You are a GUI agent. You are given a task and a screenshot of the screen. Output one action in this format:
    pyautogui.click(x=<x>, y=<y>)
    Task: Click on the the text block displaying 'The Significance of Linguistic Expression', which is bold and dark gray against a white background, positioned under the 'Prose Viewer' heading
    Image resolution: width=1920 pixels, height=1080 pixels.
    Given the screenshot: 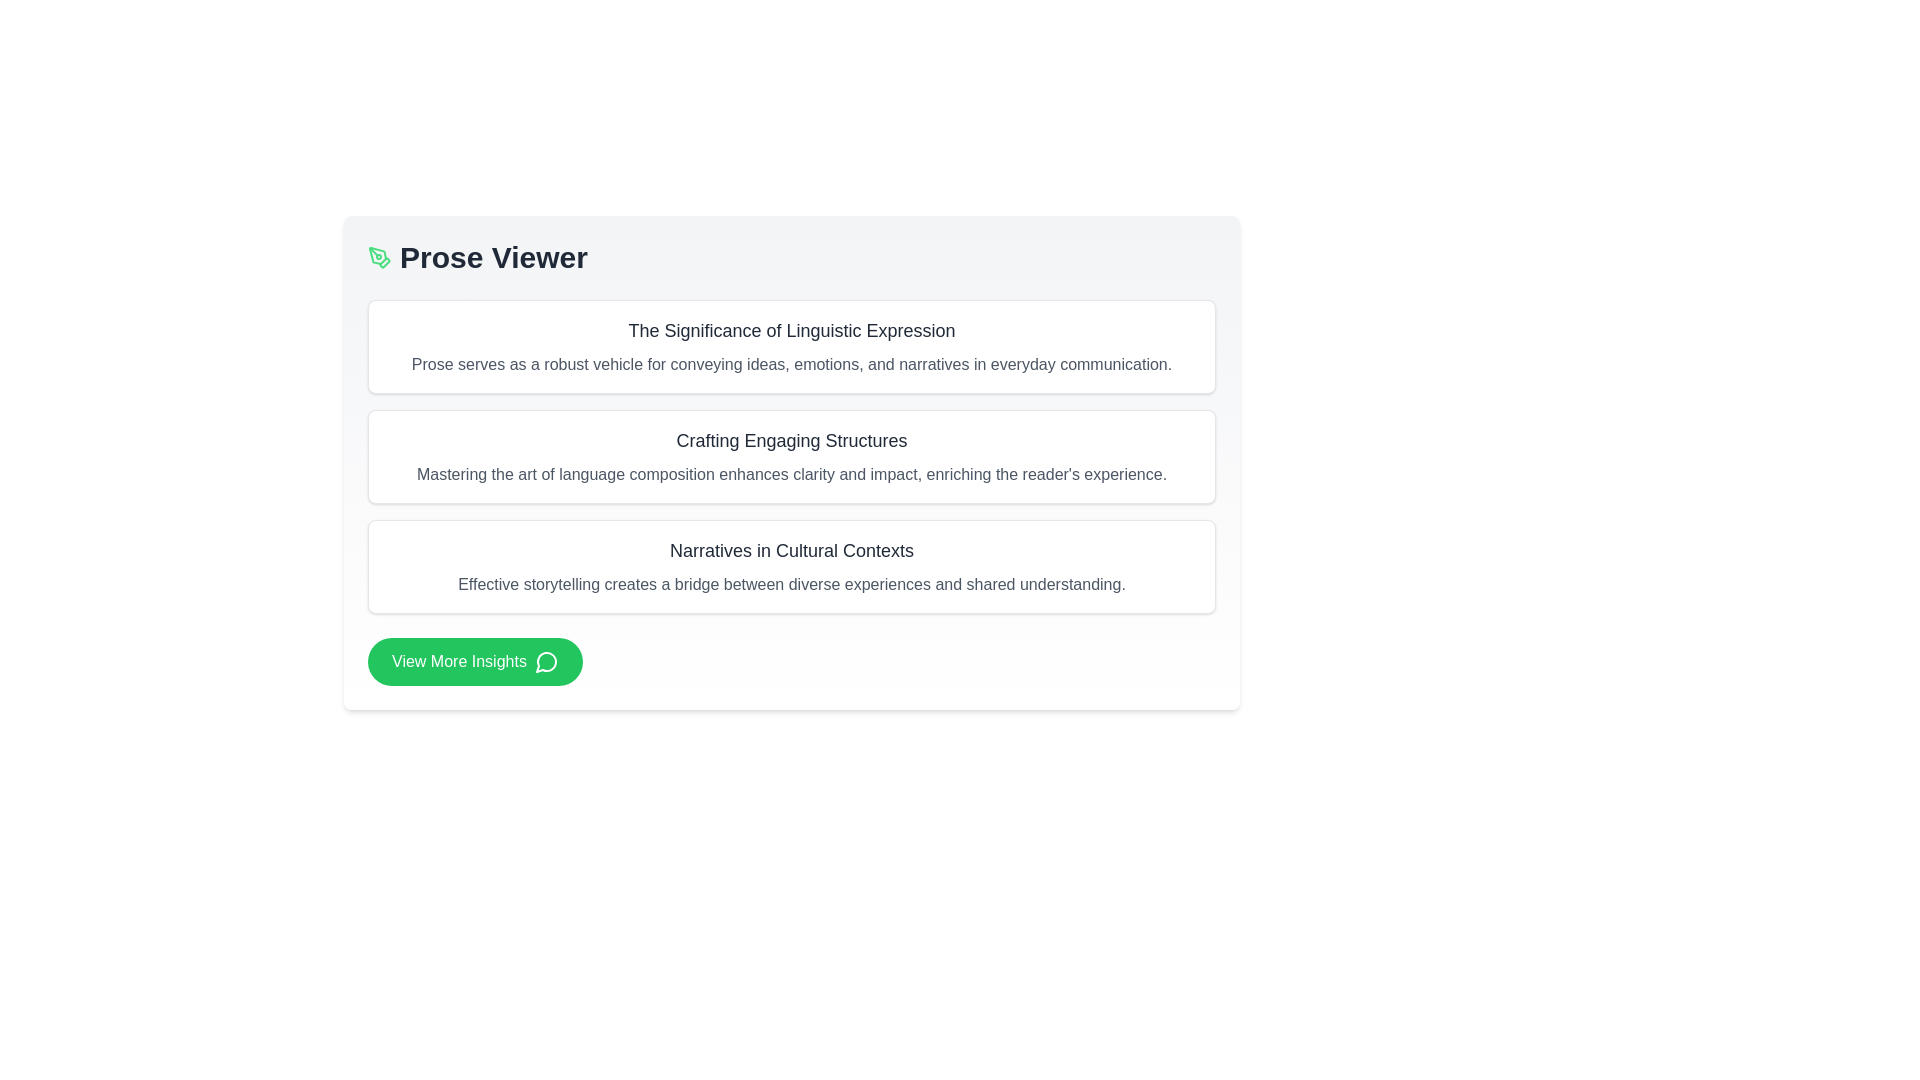 What is the action you would take?
    pyautogui.click(x=791, y=330)
    